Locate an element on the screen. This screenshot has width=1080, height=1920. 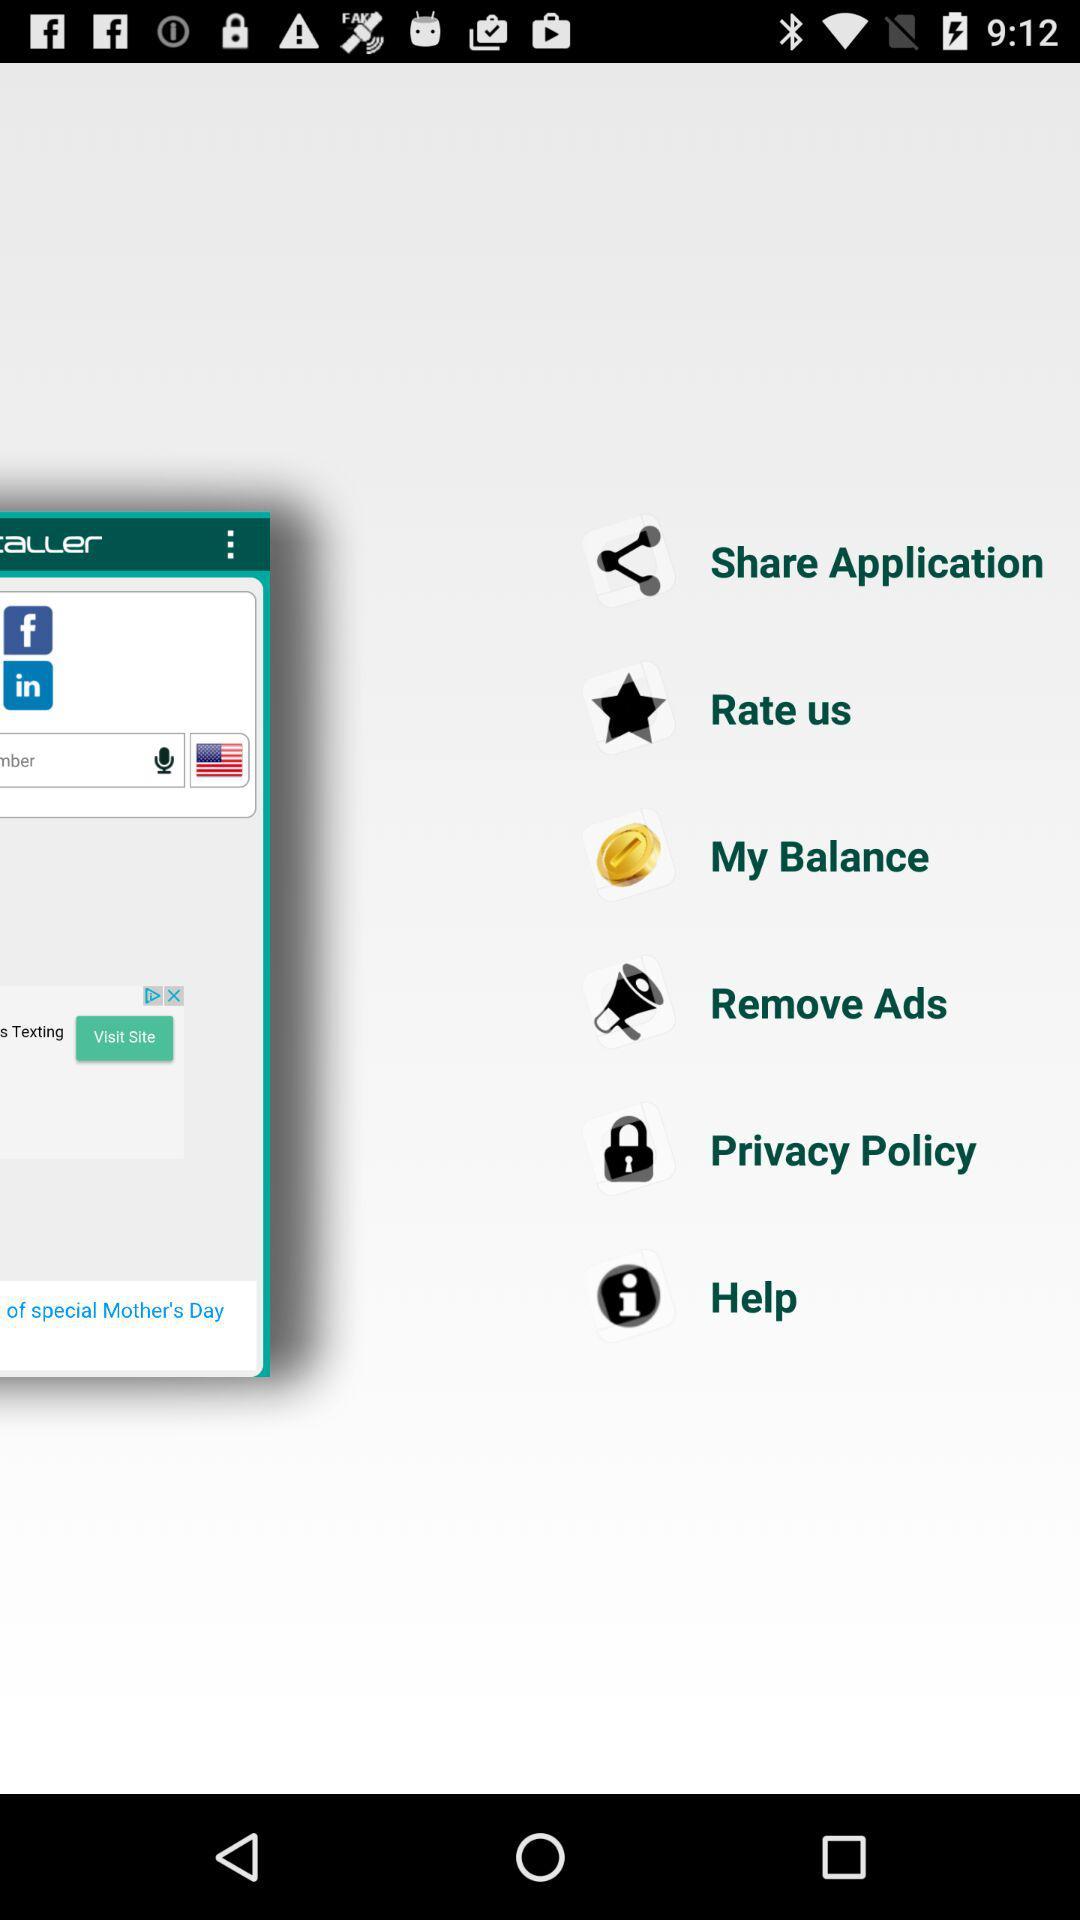
access linkedin profile is located at coordinates (28, 685).